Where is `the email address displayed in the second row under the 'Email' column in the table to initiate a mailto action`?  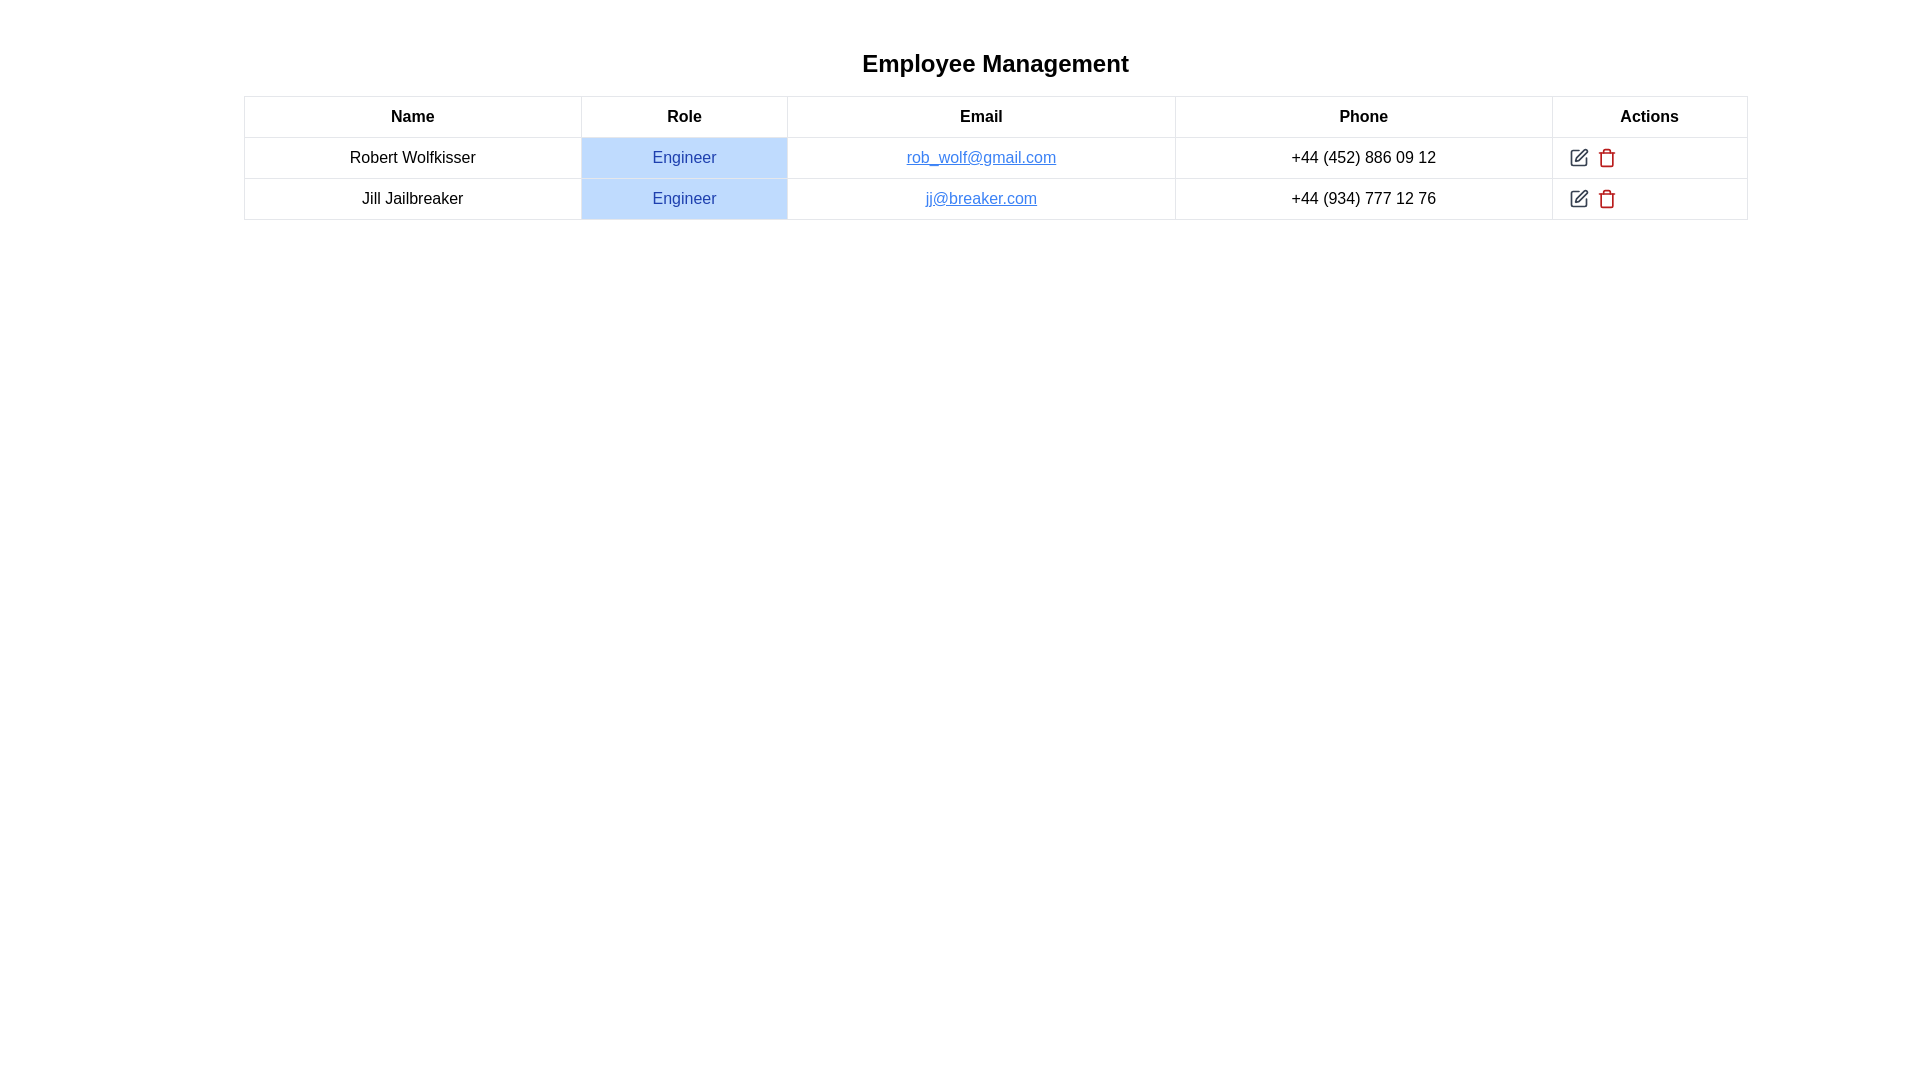 the email address displayed in the second row under the 'Email' column in the table to initiate a mailto action is located at coordinates (981, 199).